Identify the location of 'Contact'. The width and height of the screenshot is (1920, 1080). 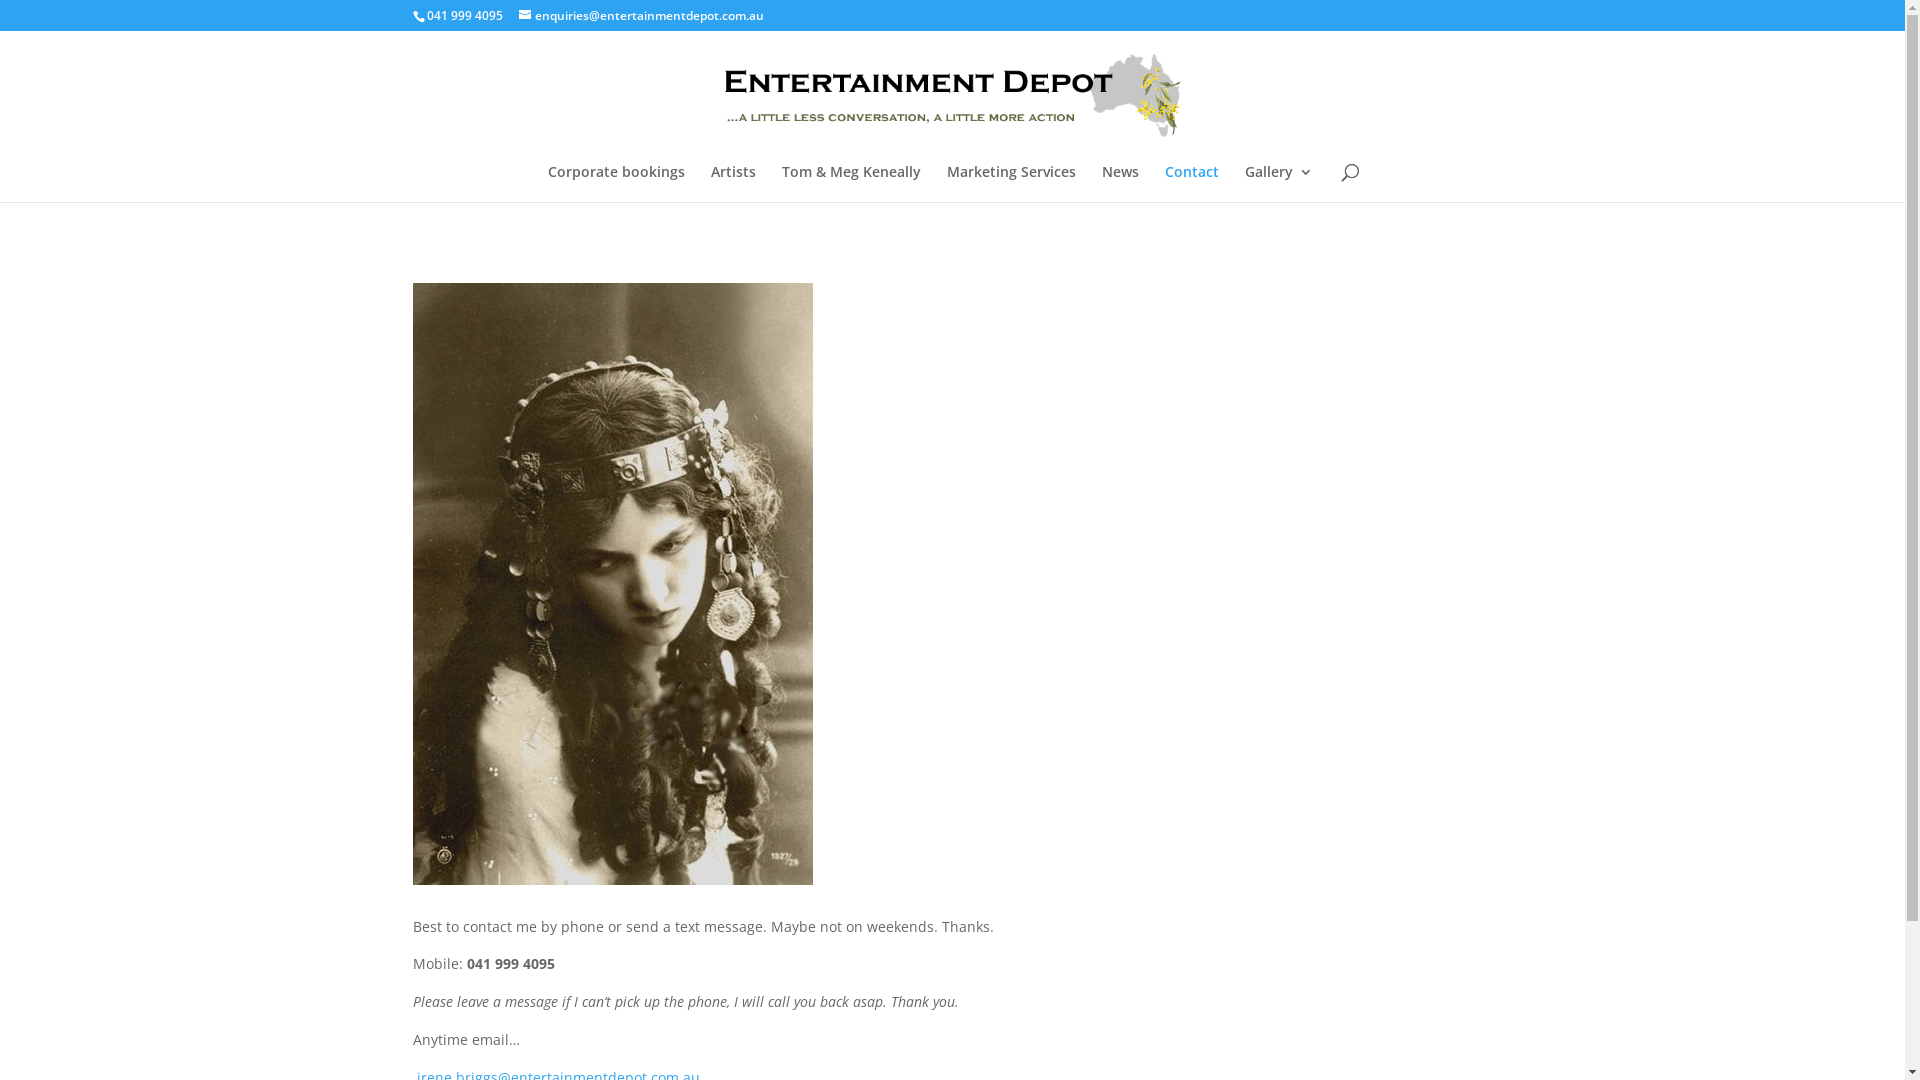
(1165, 183).